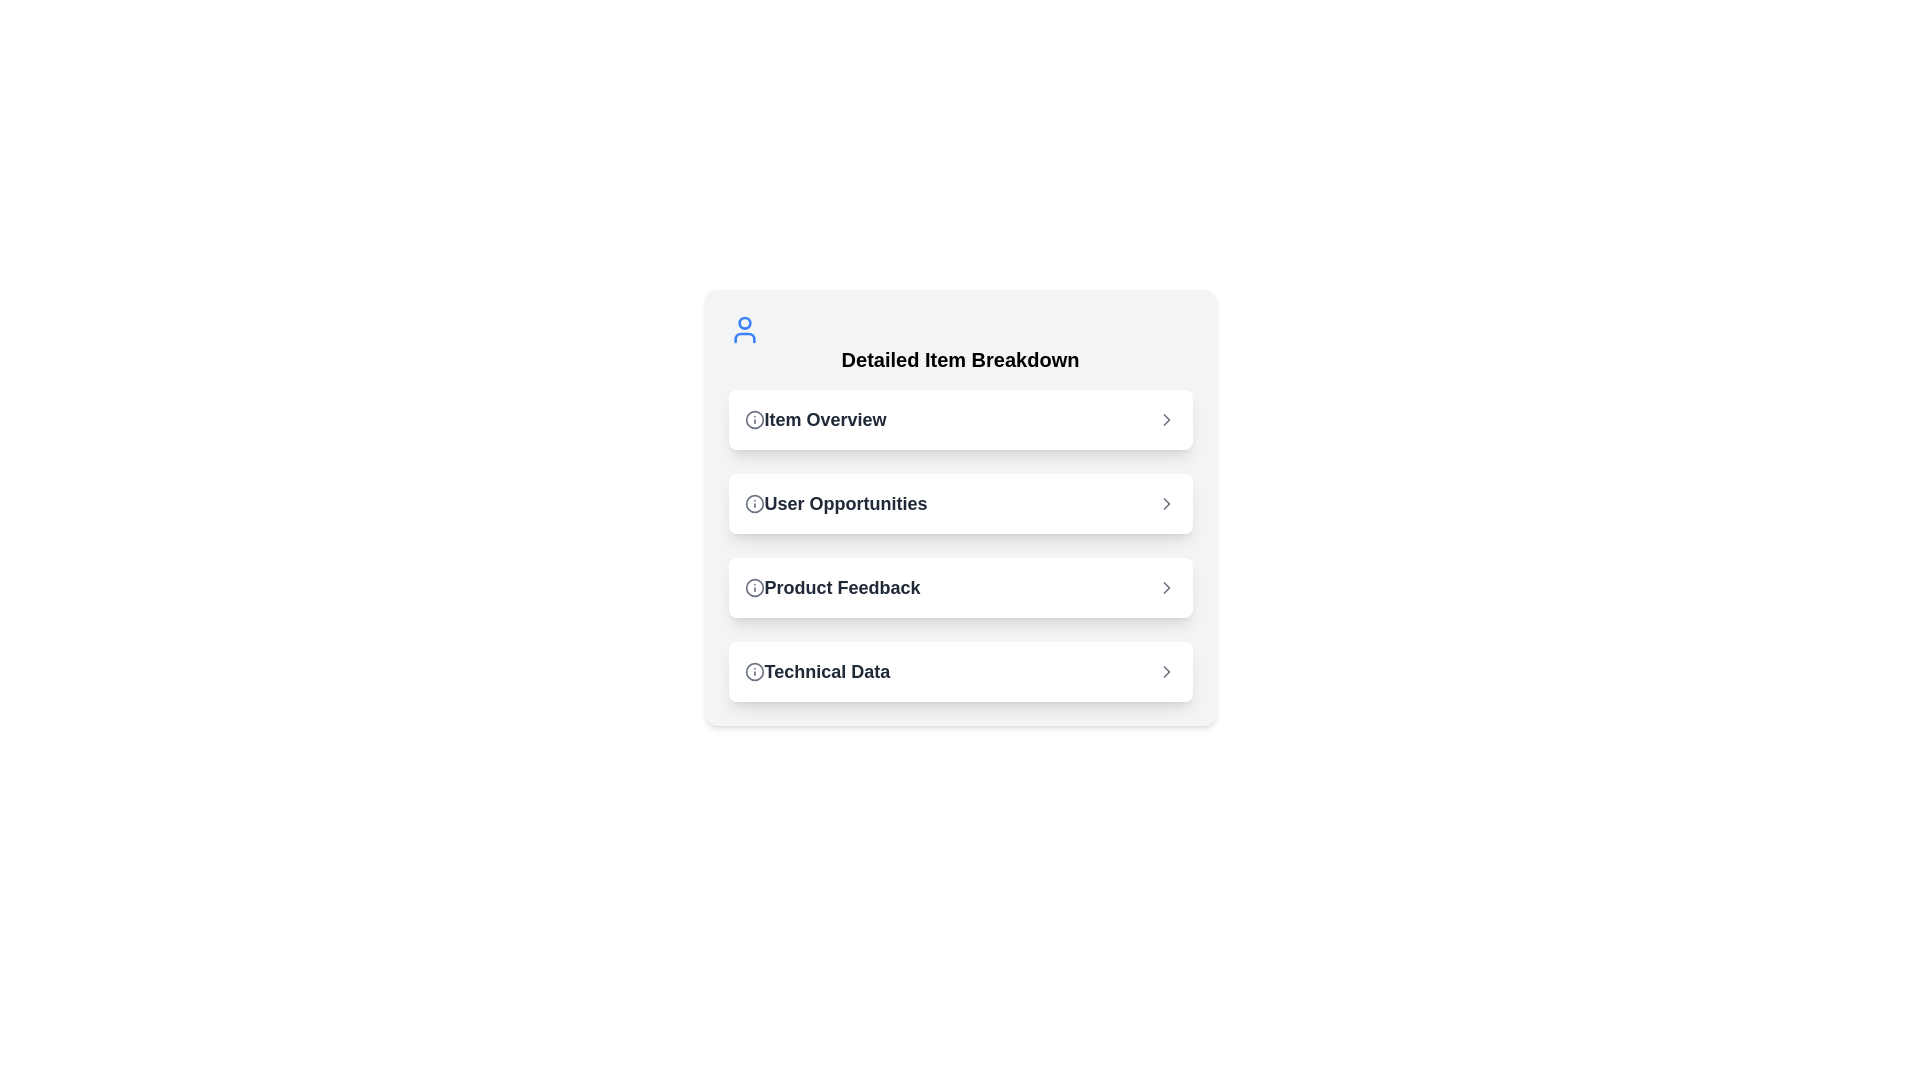  Describe the element at coordinates (1166, 671) in the screenshot. I see `the icon located at the far-right end of the row containing 'Technical Data'` at that location.